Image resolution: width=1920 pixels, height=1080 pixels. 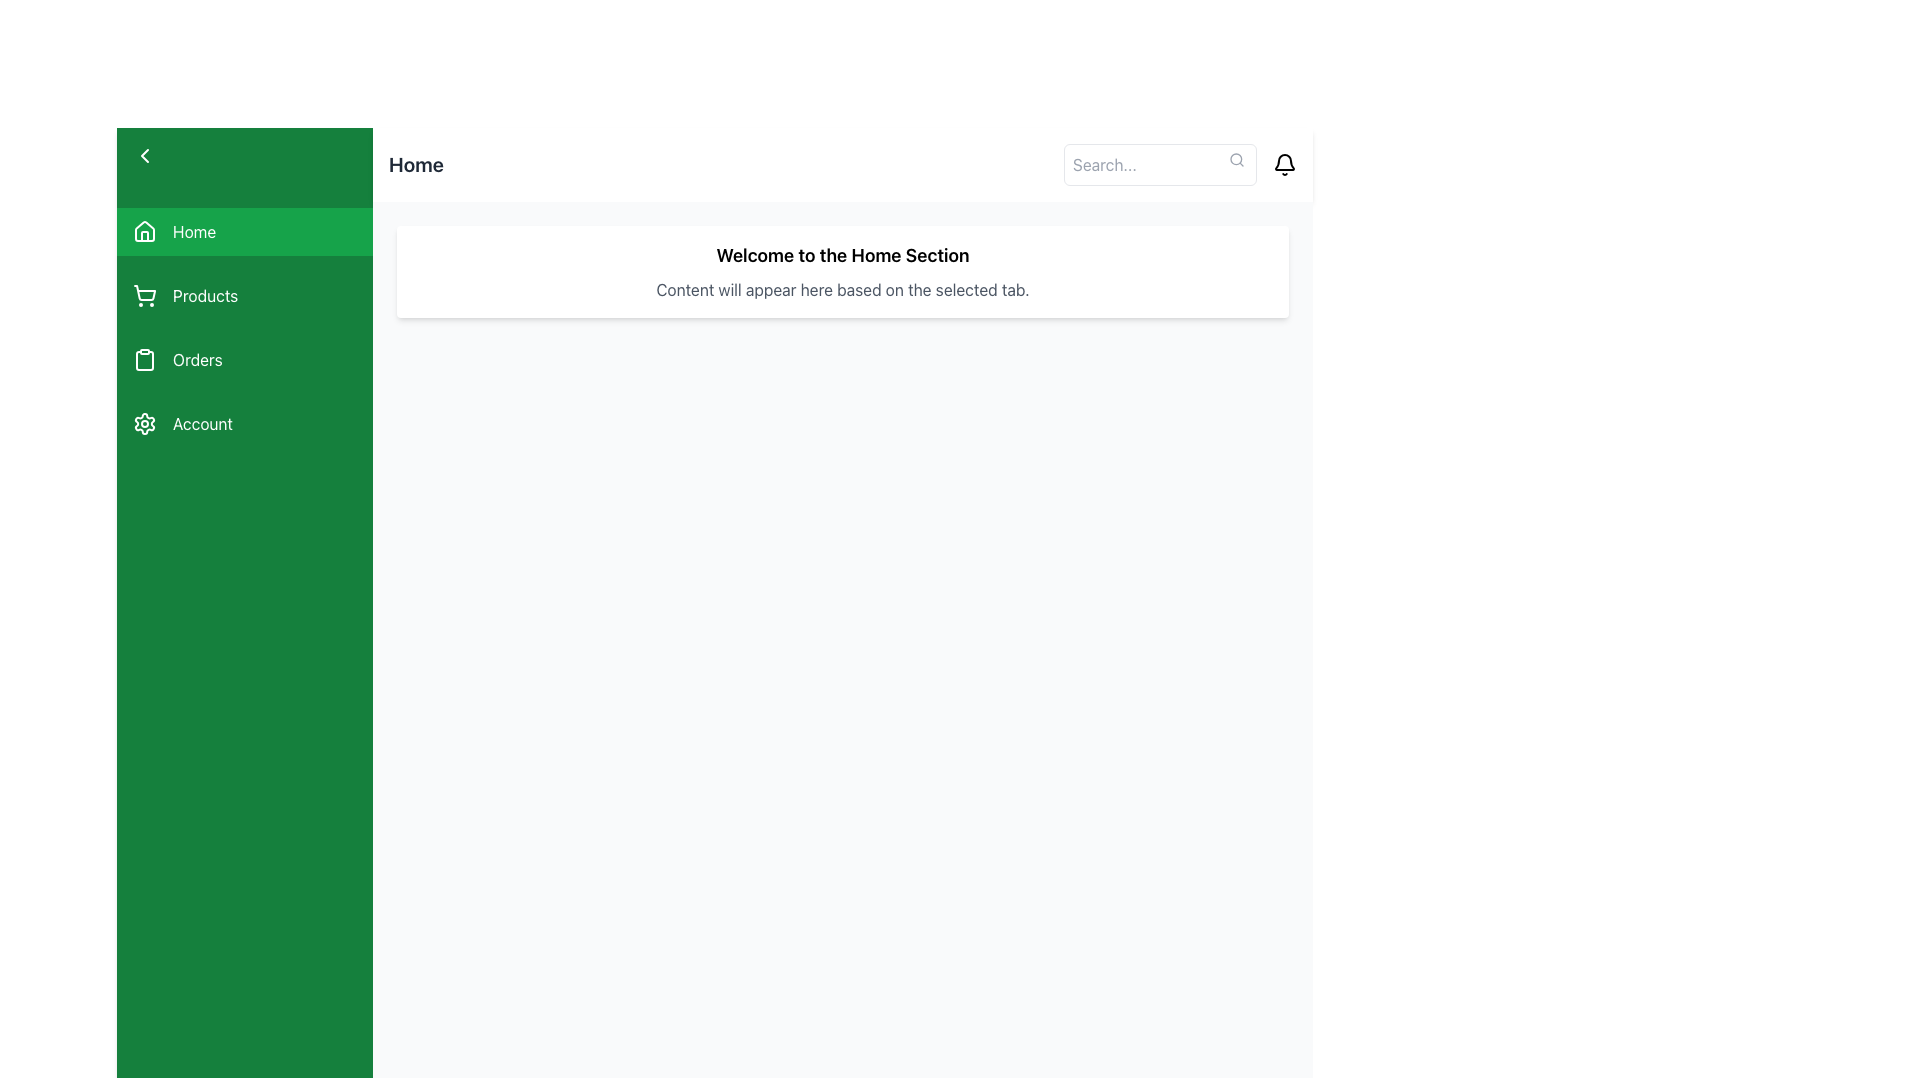 What do you see at coordinates (243, 423) in the screenshot?
I see `the navigational button for account settings located as the fourth element in the vertical navigation menu` at bounding box center [243, 423].